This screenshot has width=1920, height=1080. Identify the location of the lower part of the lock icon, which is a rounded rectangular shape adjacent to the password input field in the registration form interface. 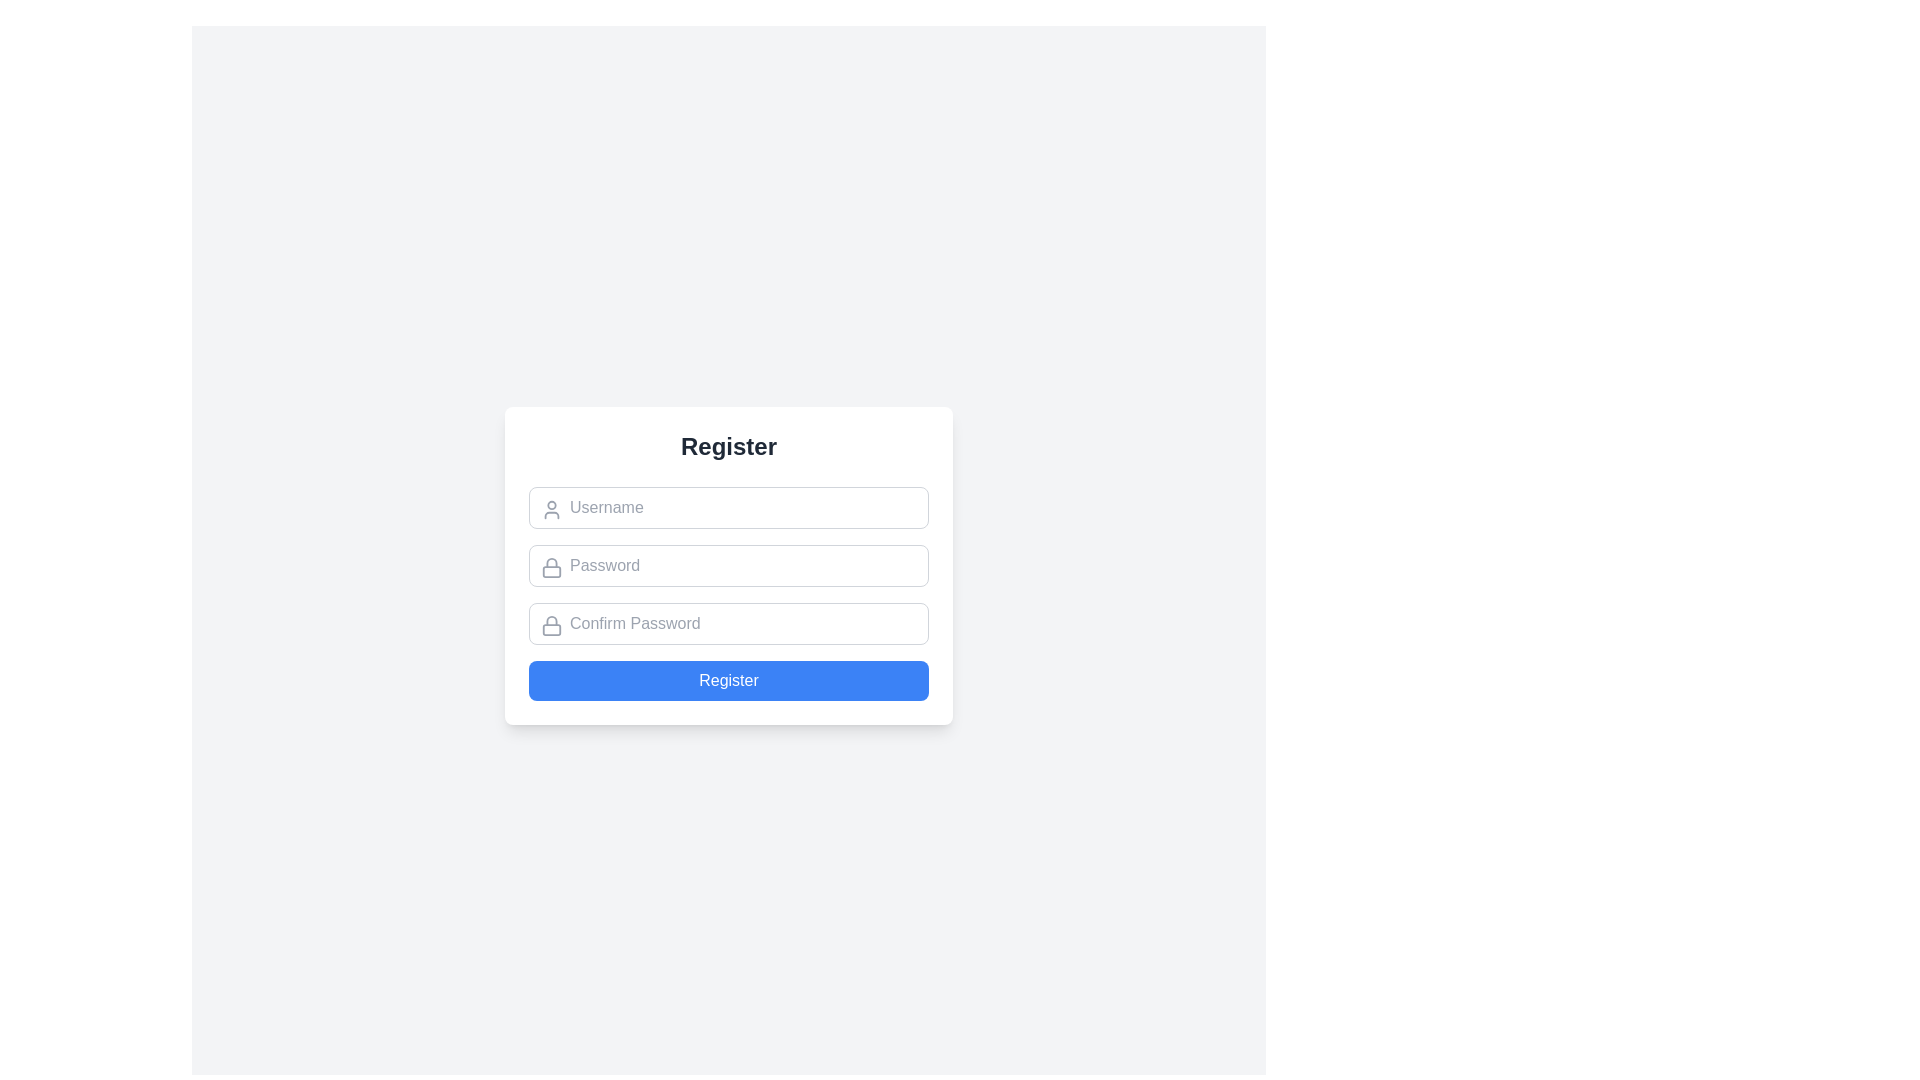
(552, 571).